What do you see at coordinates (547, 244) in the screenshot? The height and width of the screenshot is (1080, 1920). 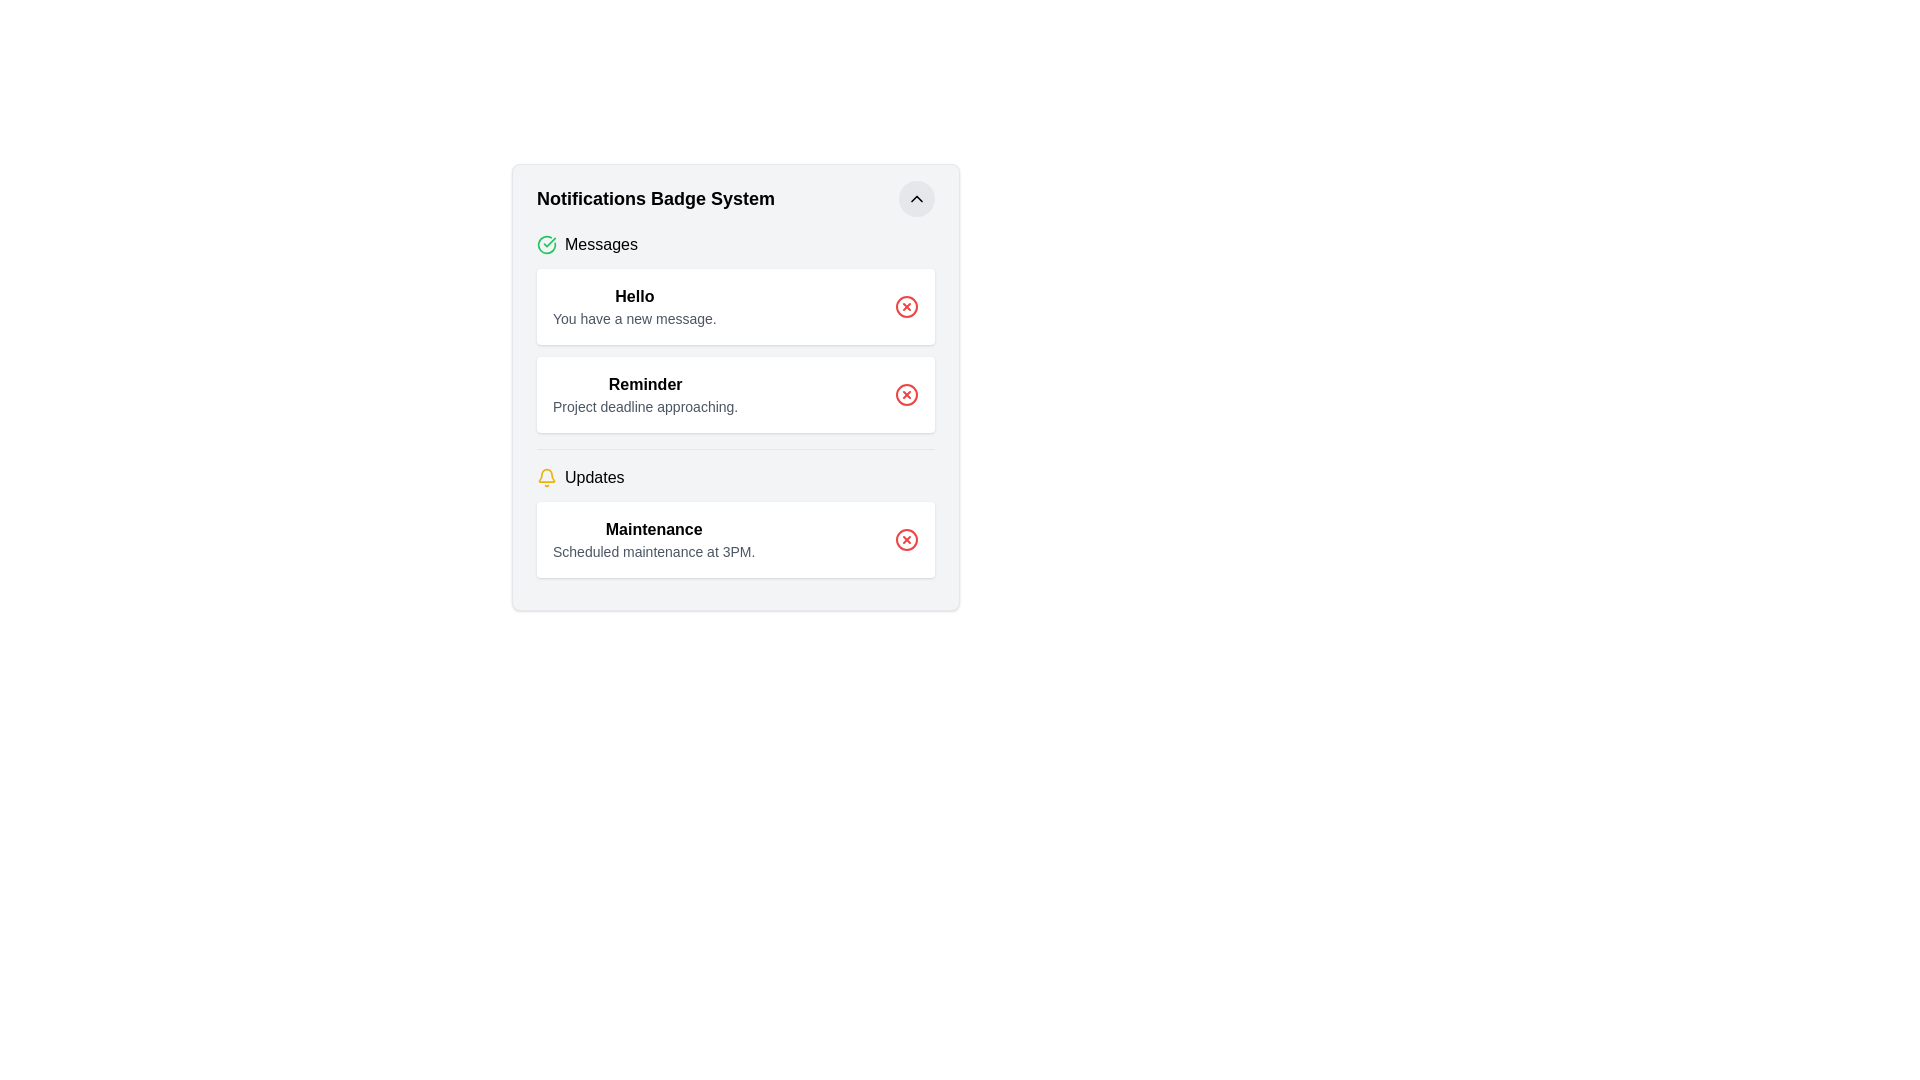 I see `the vector graphic icon that symbolizes a completion or confirmation state within the notification system interface, located near the 'Messages' heading` at bounding box center [547, 244].